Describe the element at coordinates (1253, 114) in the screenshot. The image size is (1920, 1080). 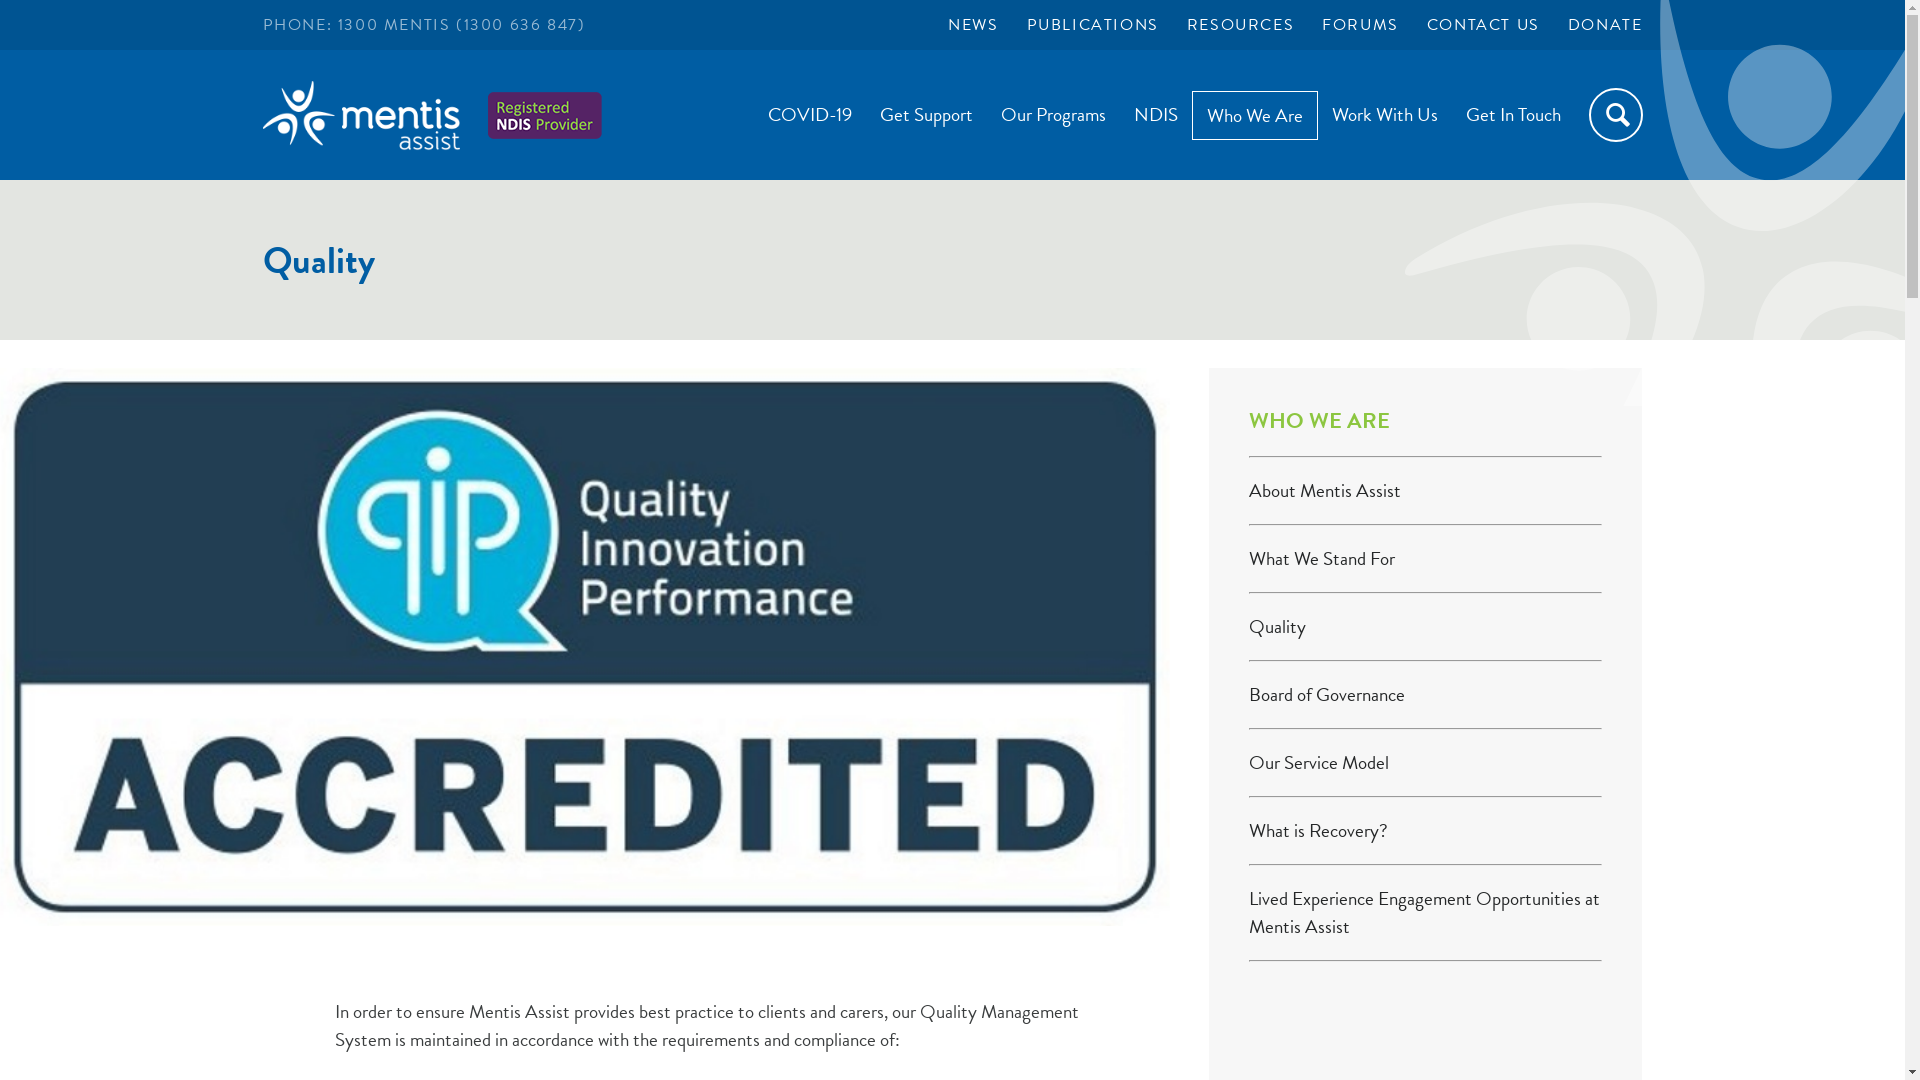
I see `'Who We Are'` at that location.